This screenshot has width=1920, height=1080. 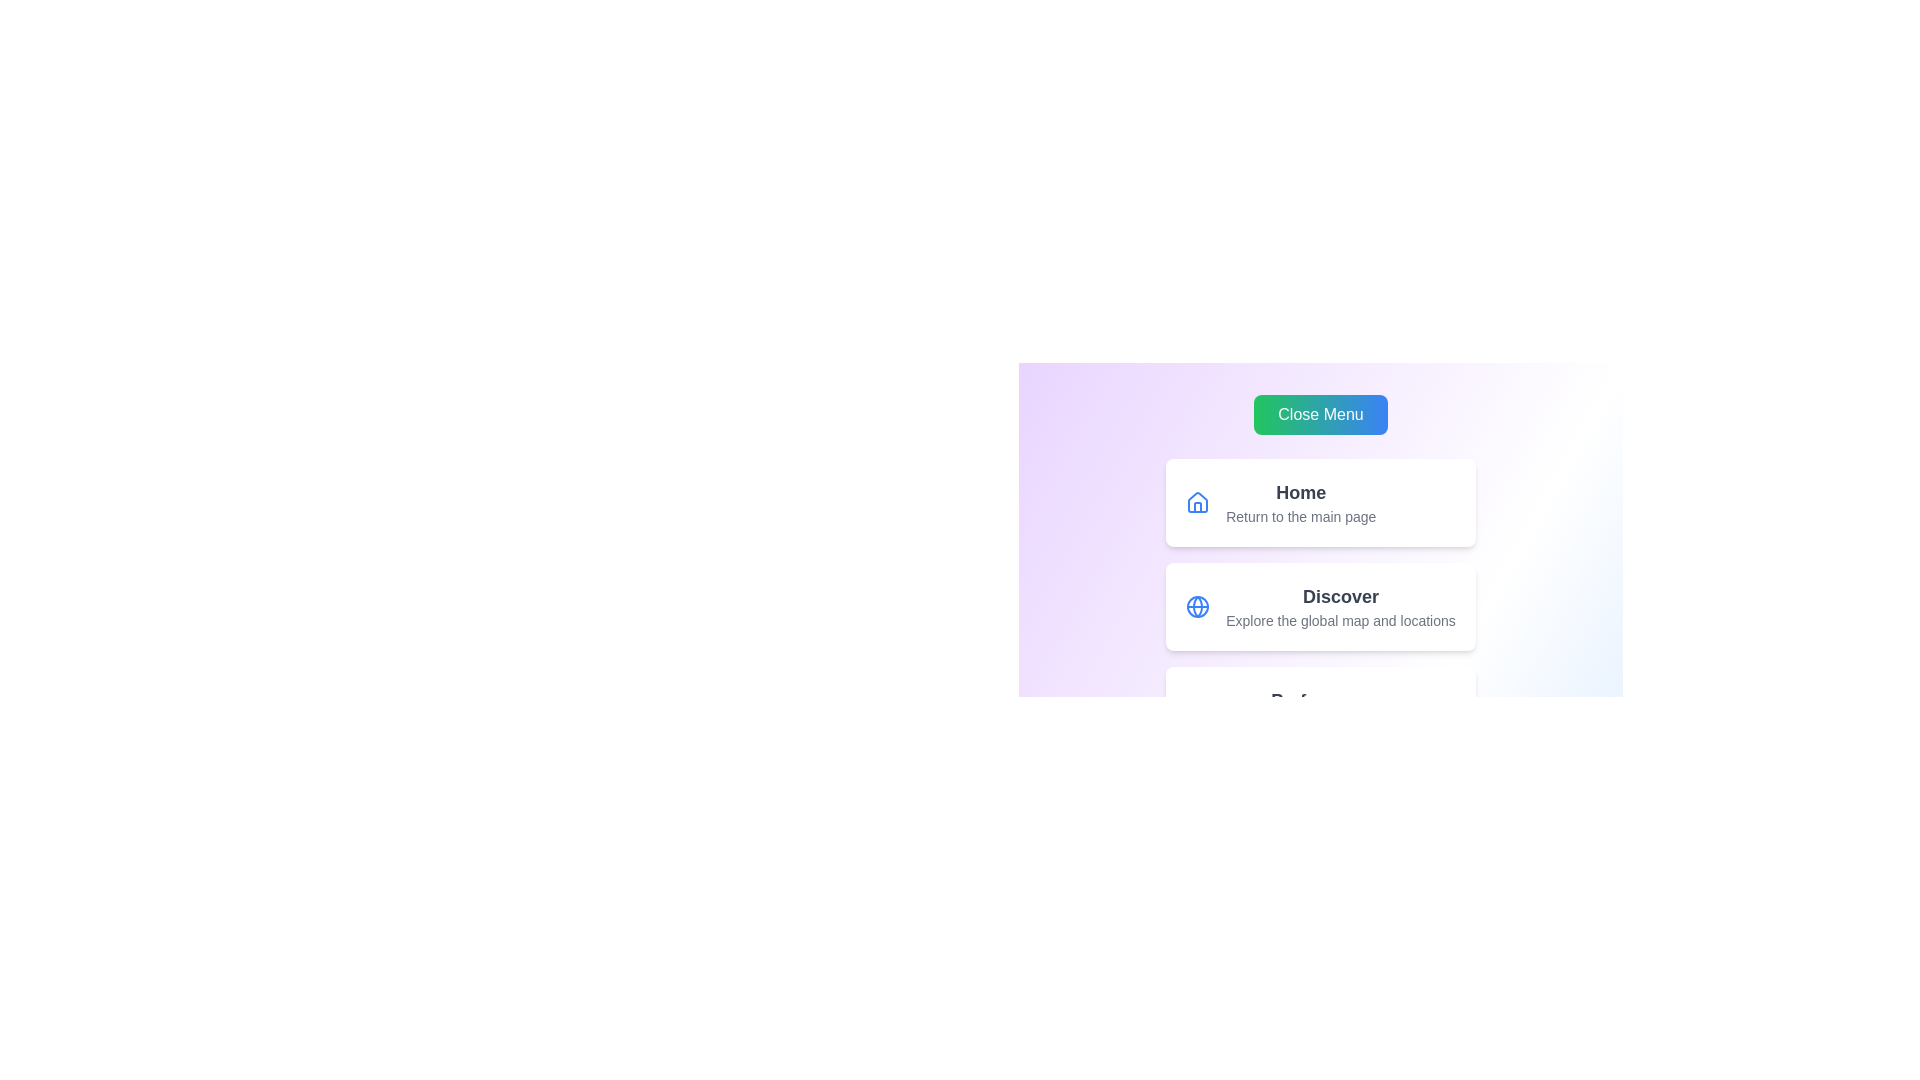 What do you see at coordinates (1320, 605) in the screenshot?
I see `the menu item Discover` at bounding box center [1320, 605].